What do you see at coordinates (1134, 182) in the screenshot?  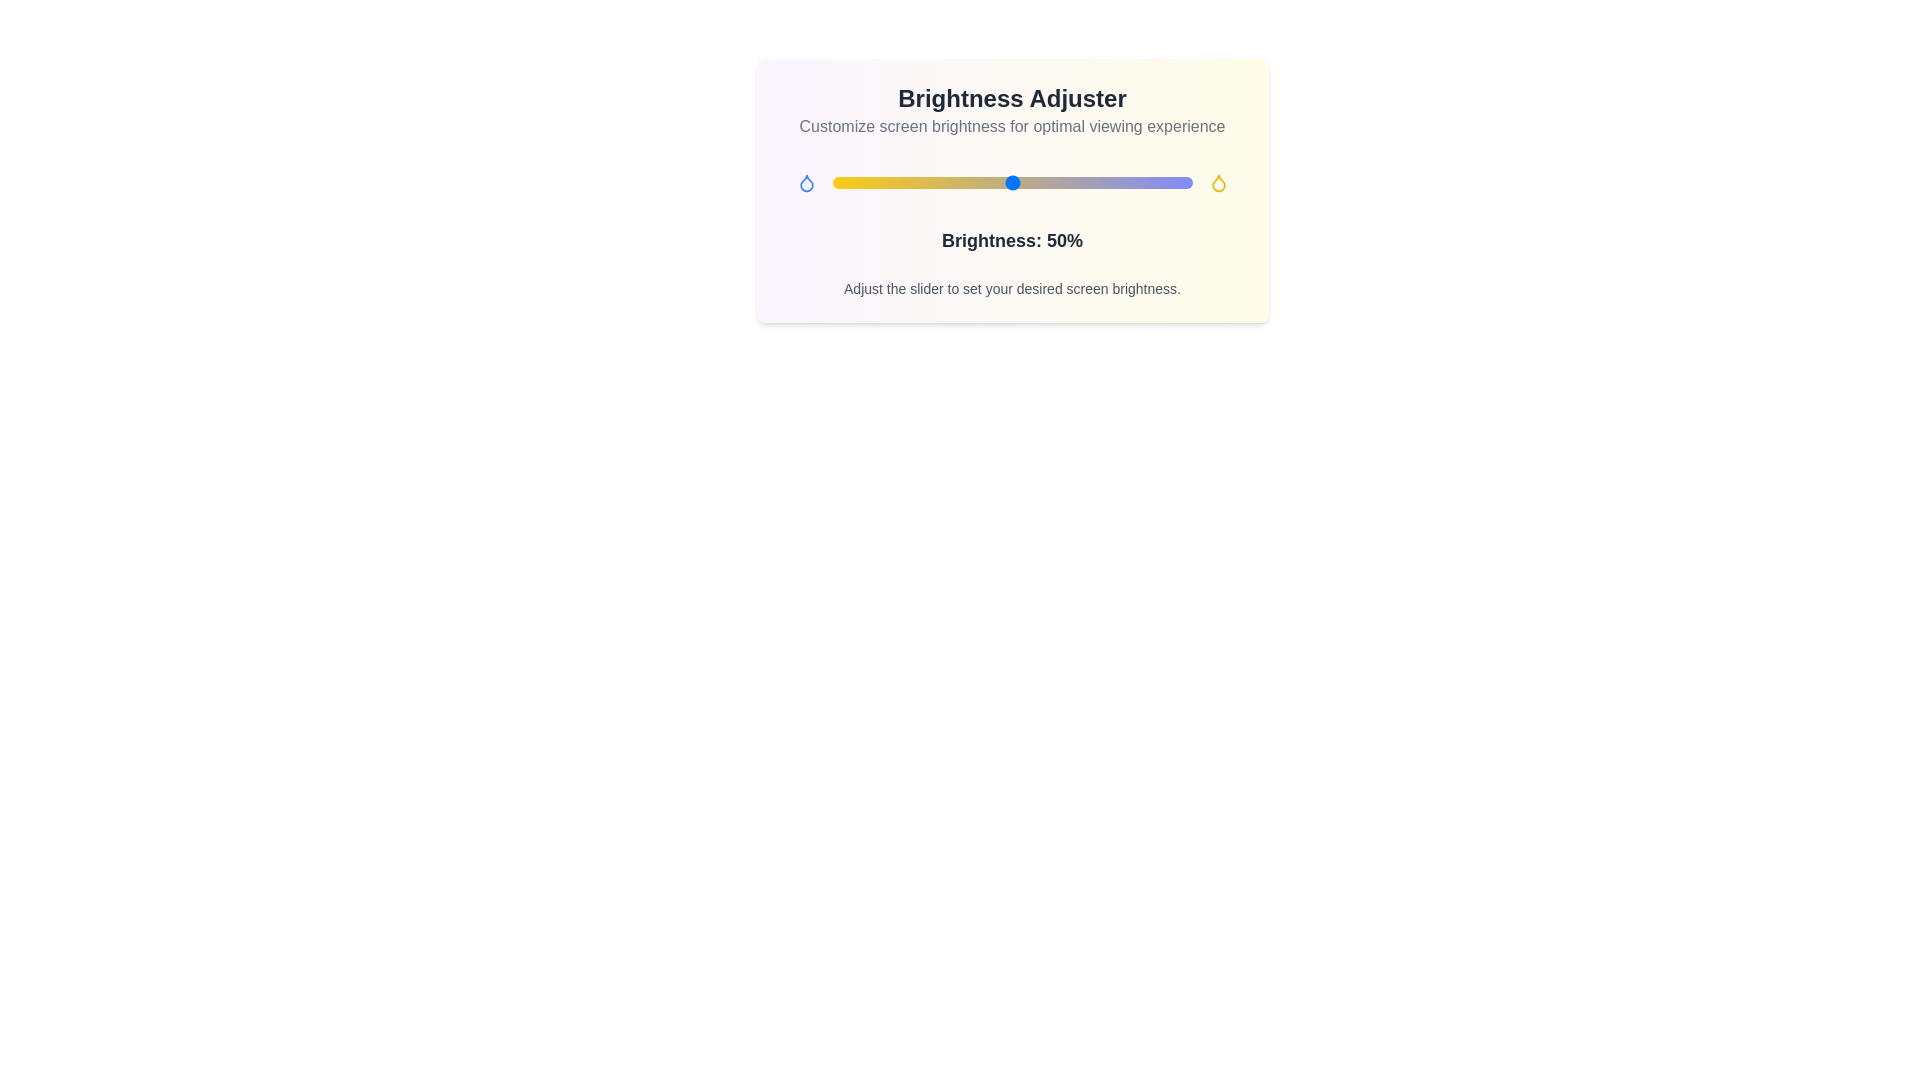 I see `the brightness slider to 84% to observe the gradient` at bounding box center [1134, 182].